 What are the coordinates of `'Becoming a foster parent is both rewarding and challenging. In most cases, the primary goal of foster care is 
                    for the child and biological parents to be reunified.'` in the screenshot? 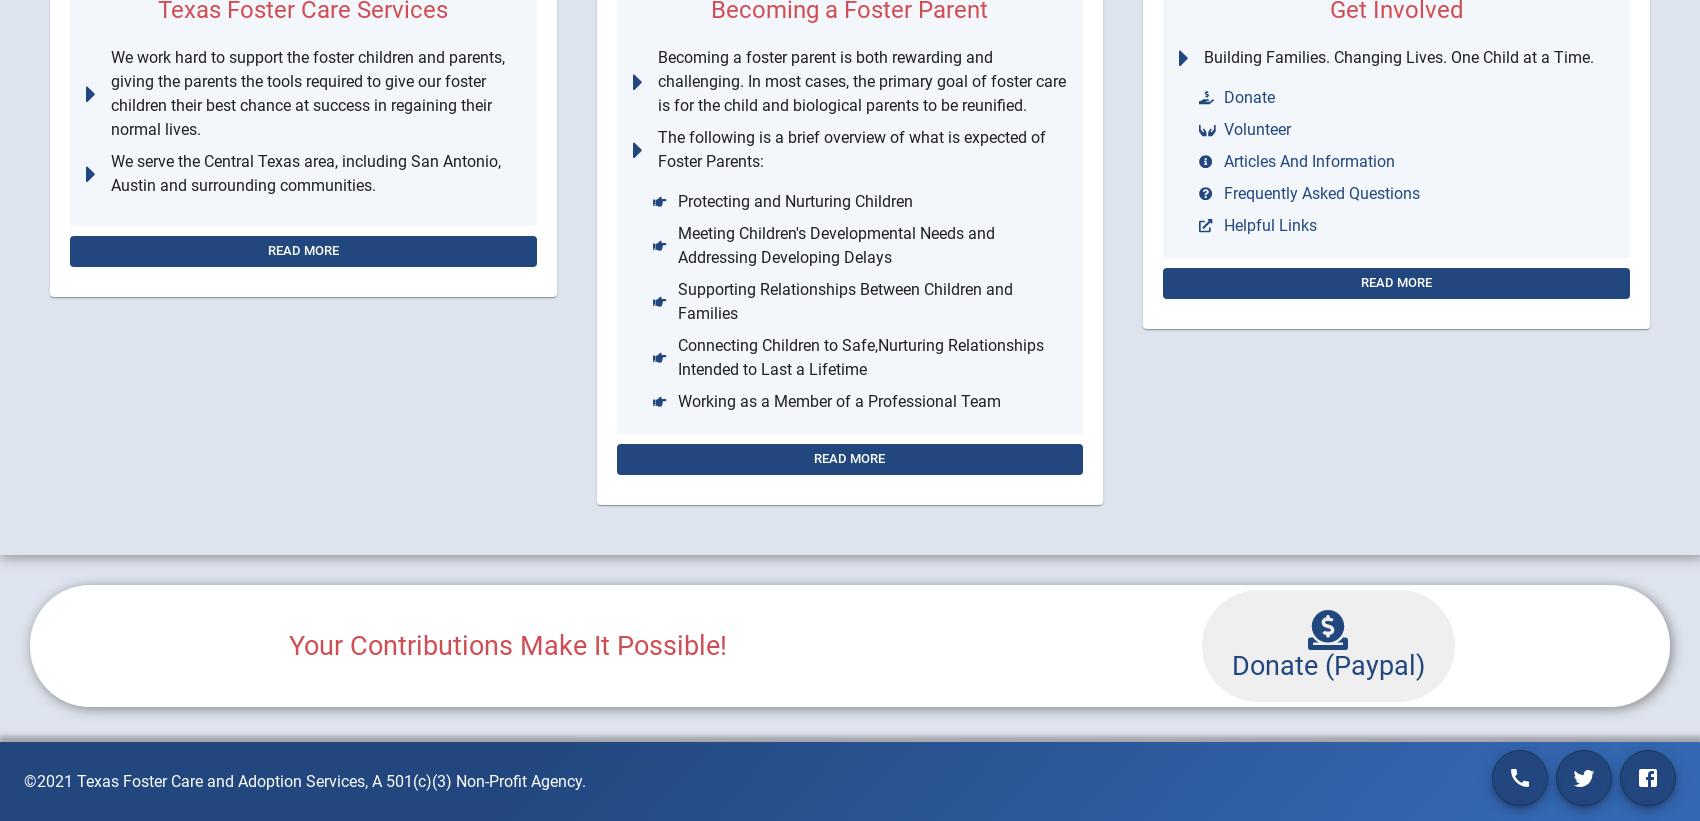 It's located at (861, 81).